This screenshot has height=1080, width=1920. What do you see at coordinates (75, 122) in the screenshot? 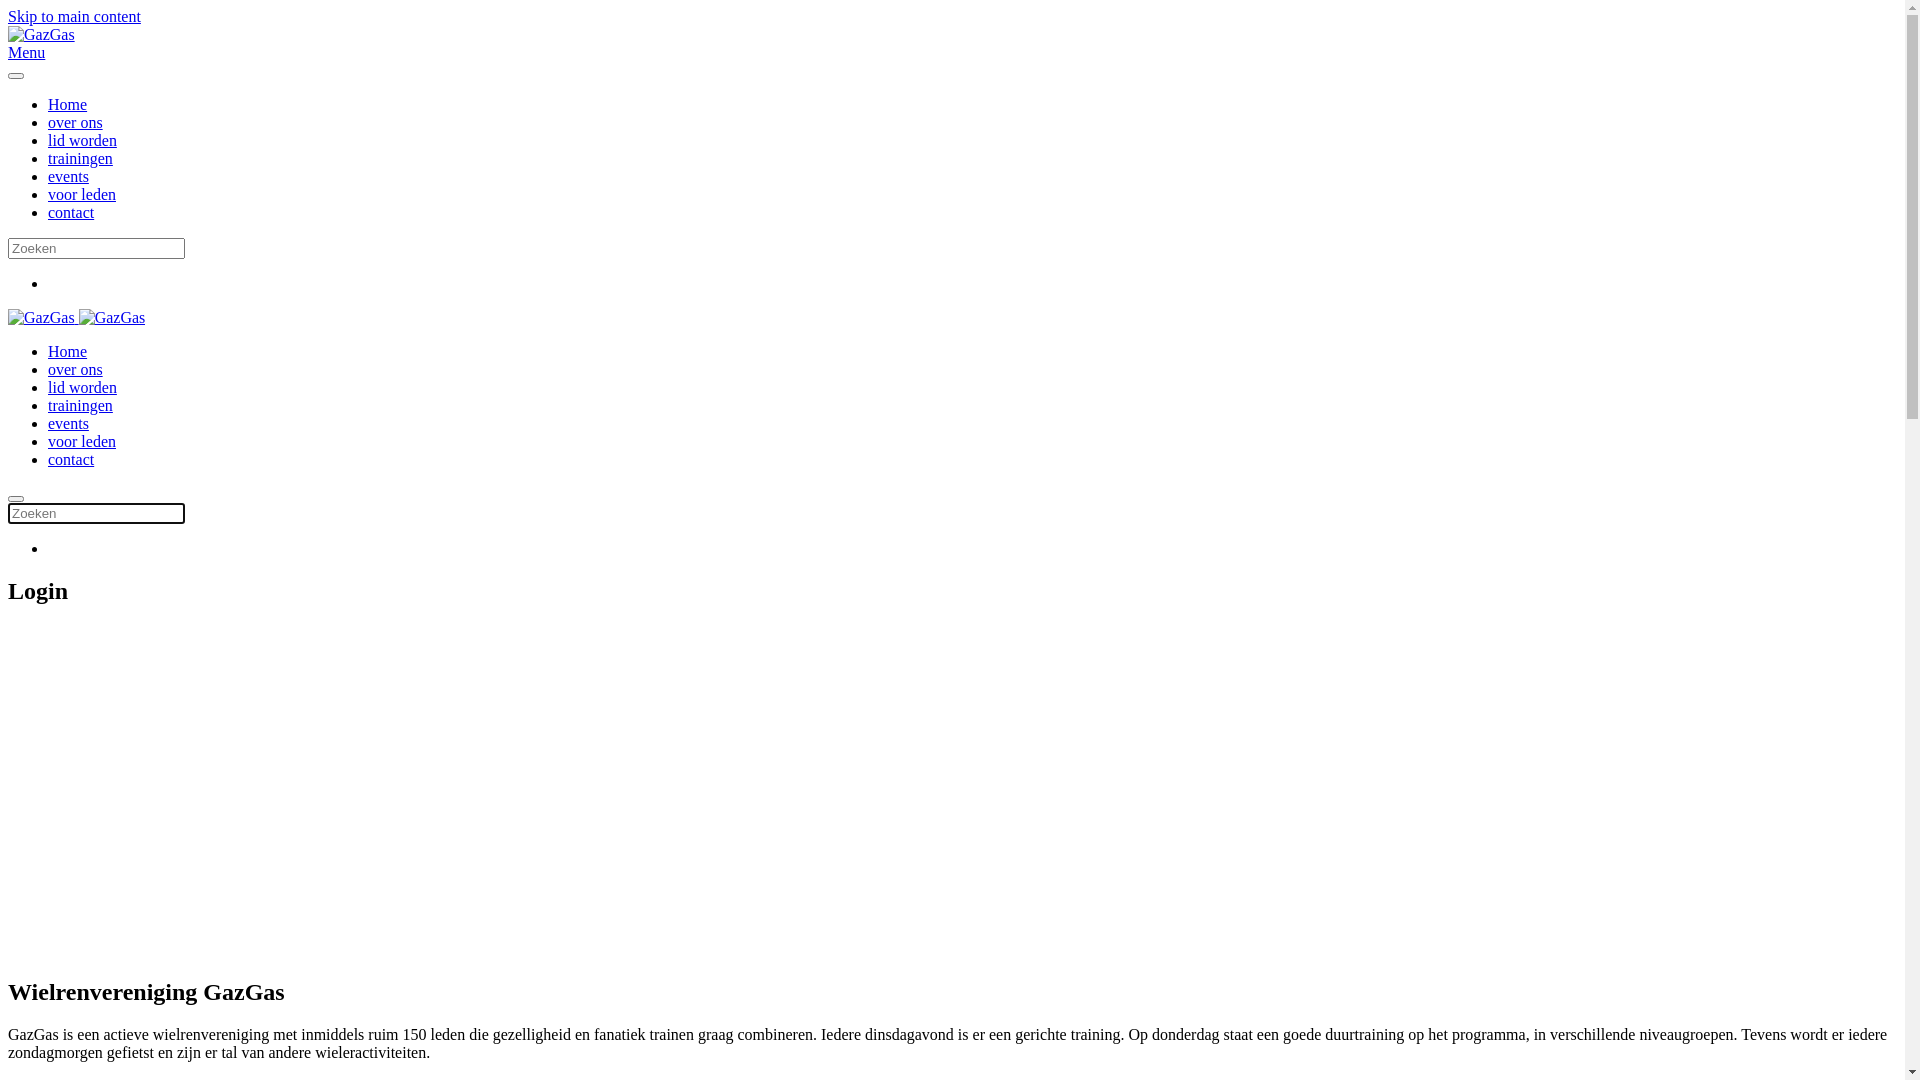
I see `'over ons'` at bounding box center [75, 122].